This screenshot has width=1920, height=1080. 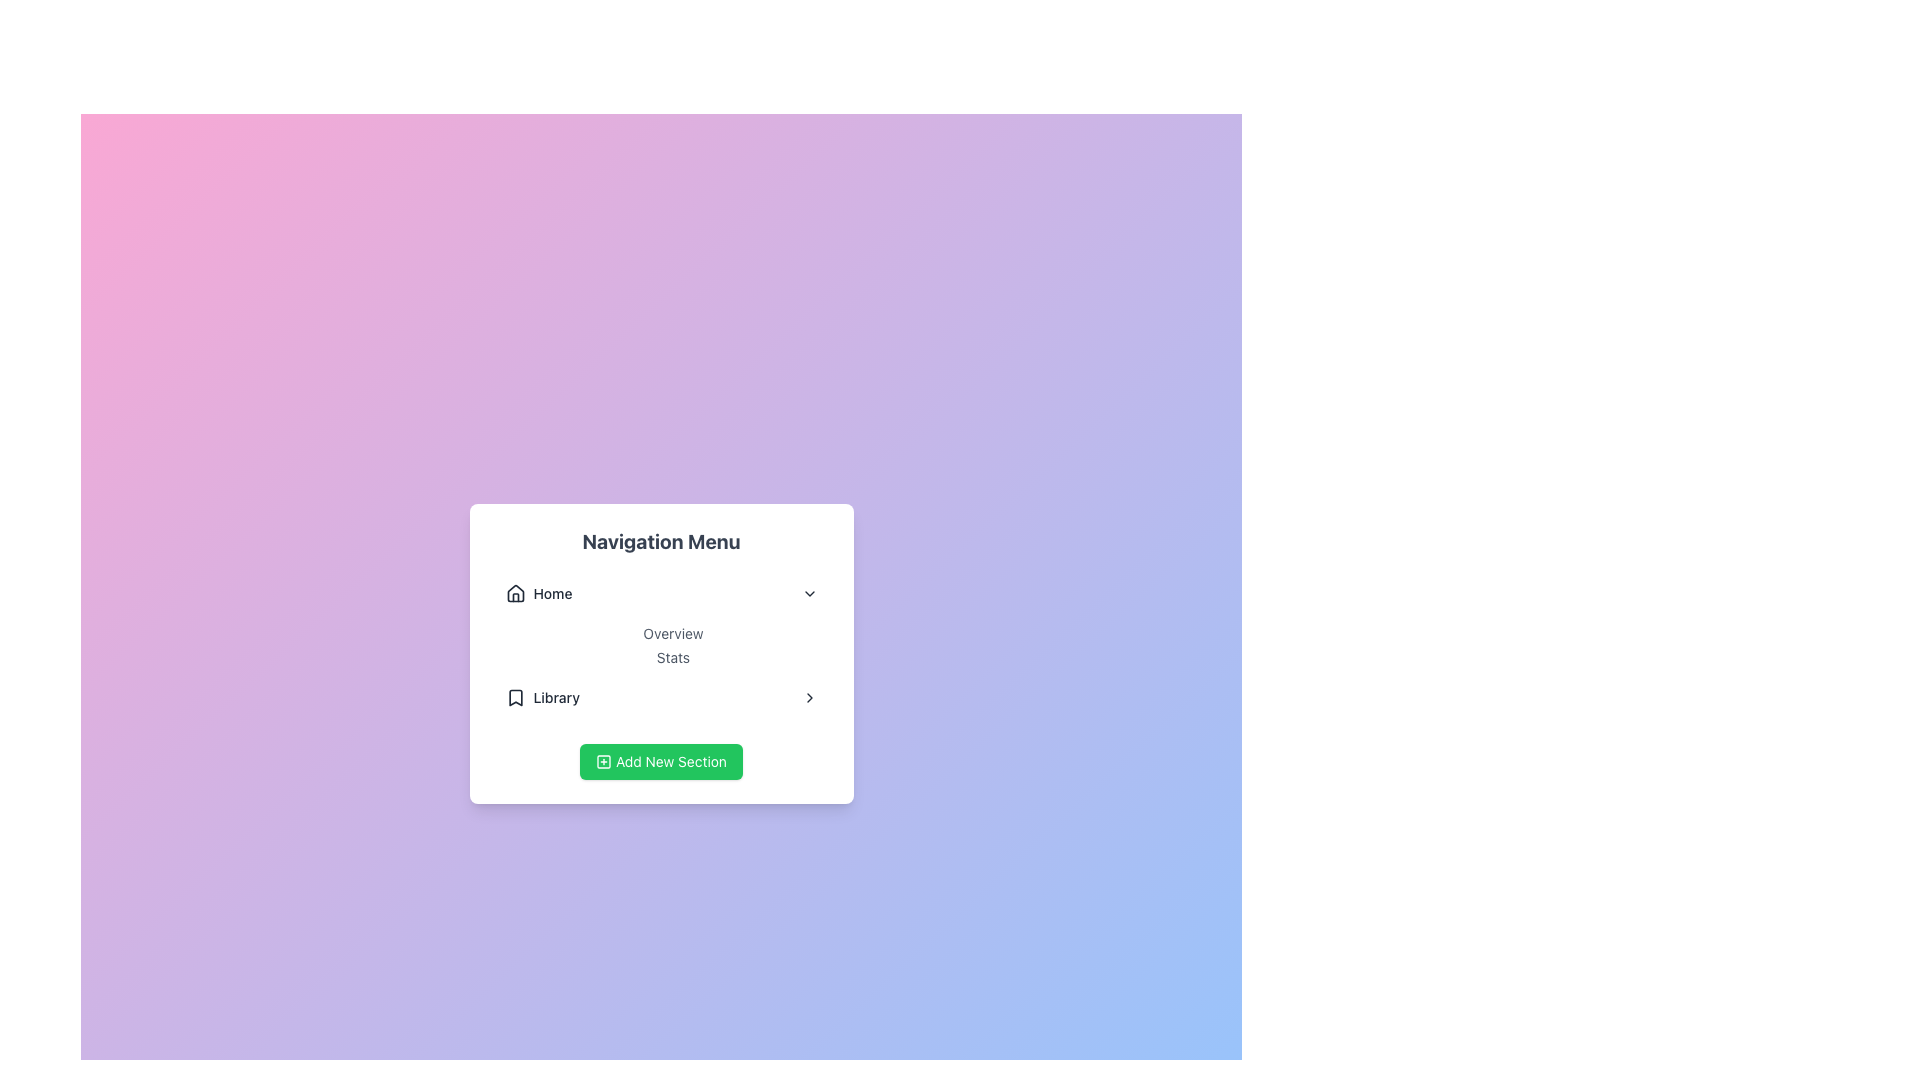 What do you see at coordinates (809, 697) in the screenshot?
I see `the arrow icon located on the far-right side of the 'Library' row` at bounding box center [809, 697].